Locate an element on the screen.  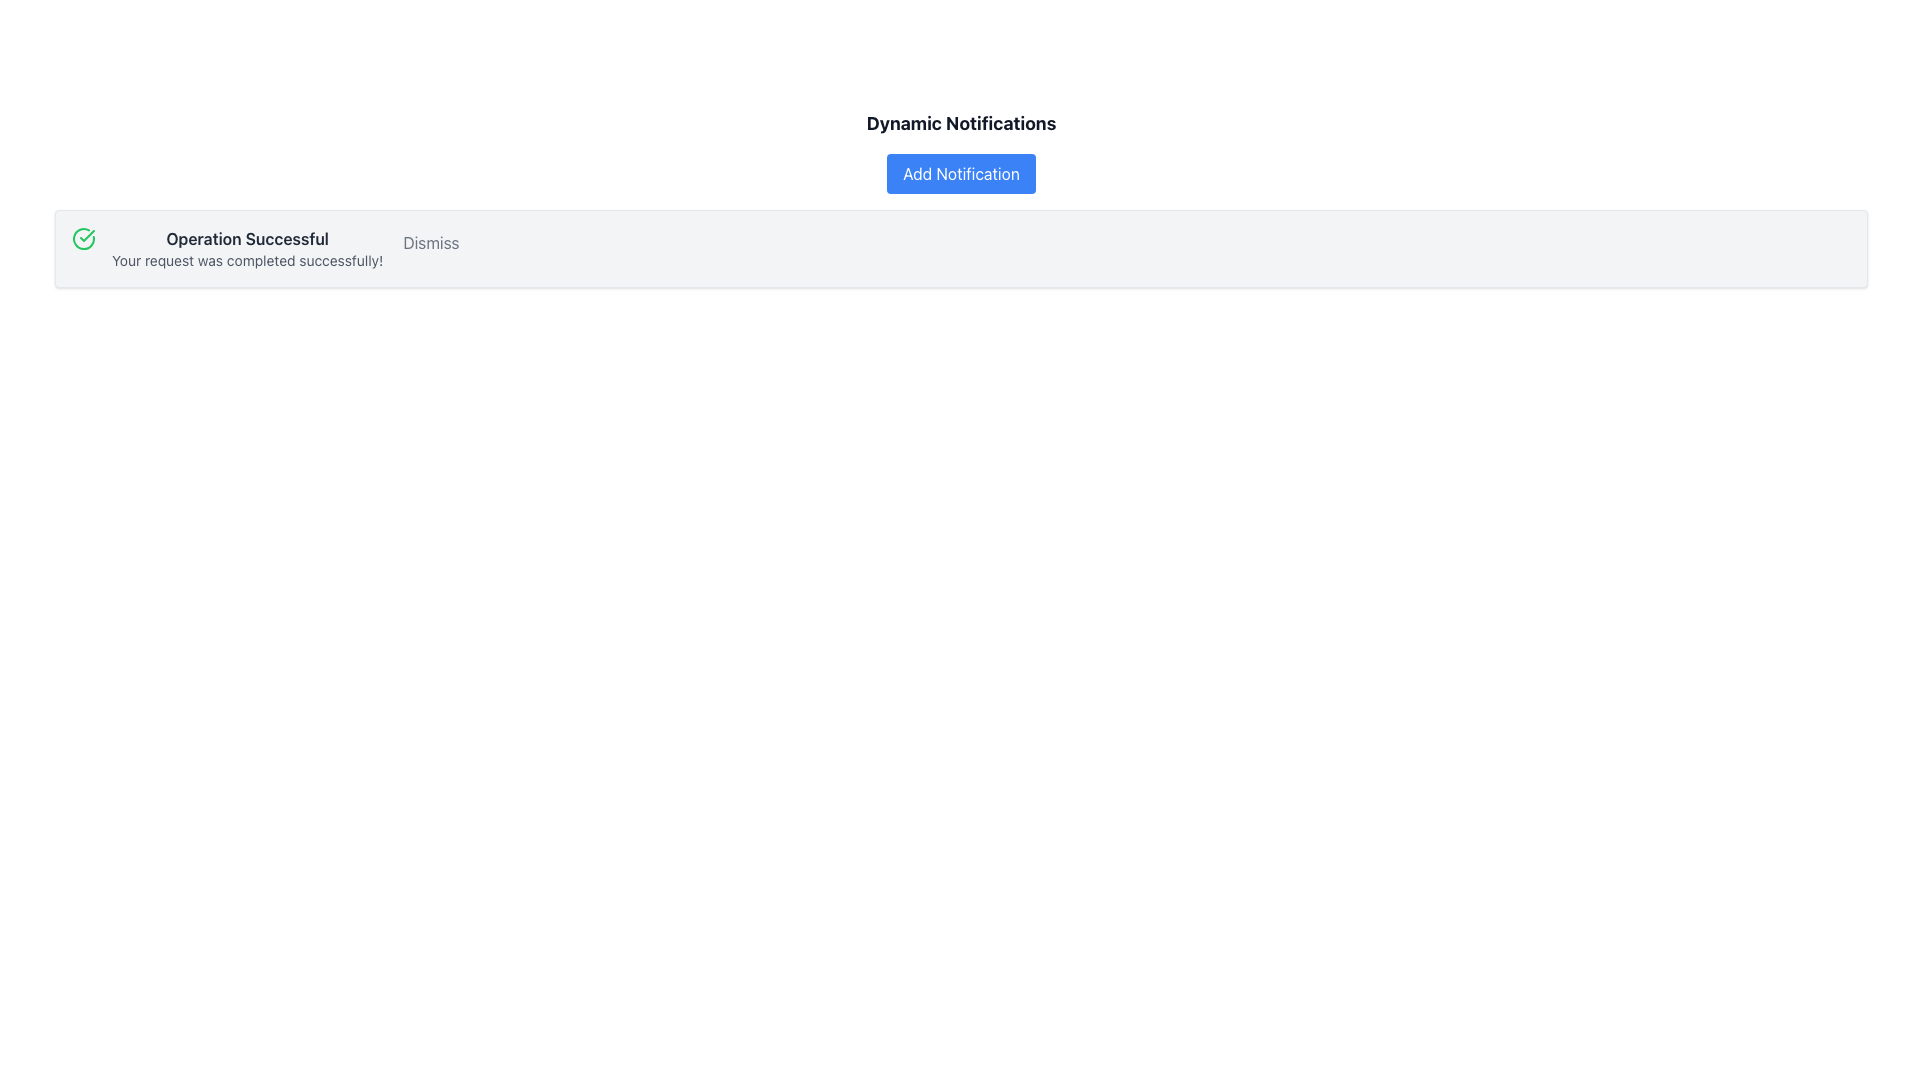
text displayed in the notification box indicating the successful completion of a request, located towards the left side next to a success icon and followed by a 'Dismiss' button is located at coordinates (246, 248).